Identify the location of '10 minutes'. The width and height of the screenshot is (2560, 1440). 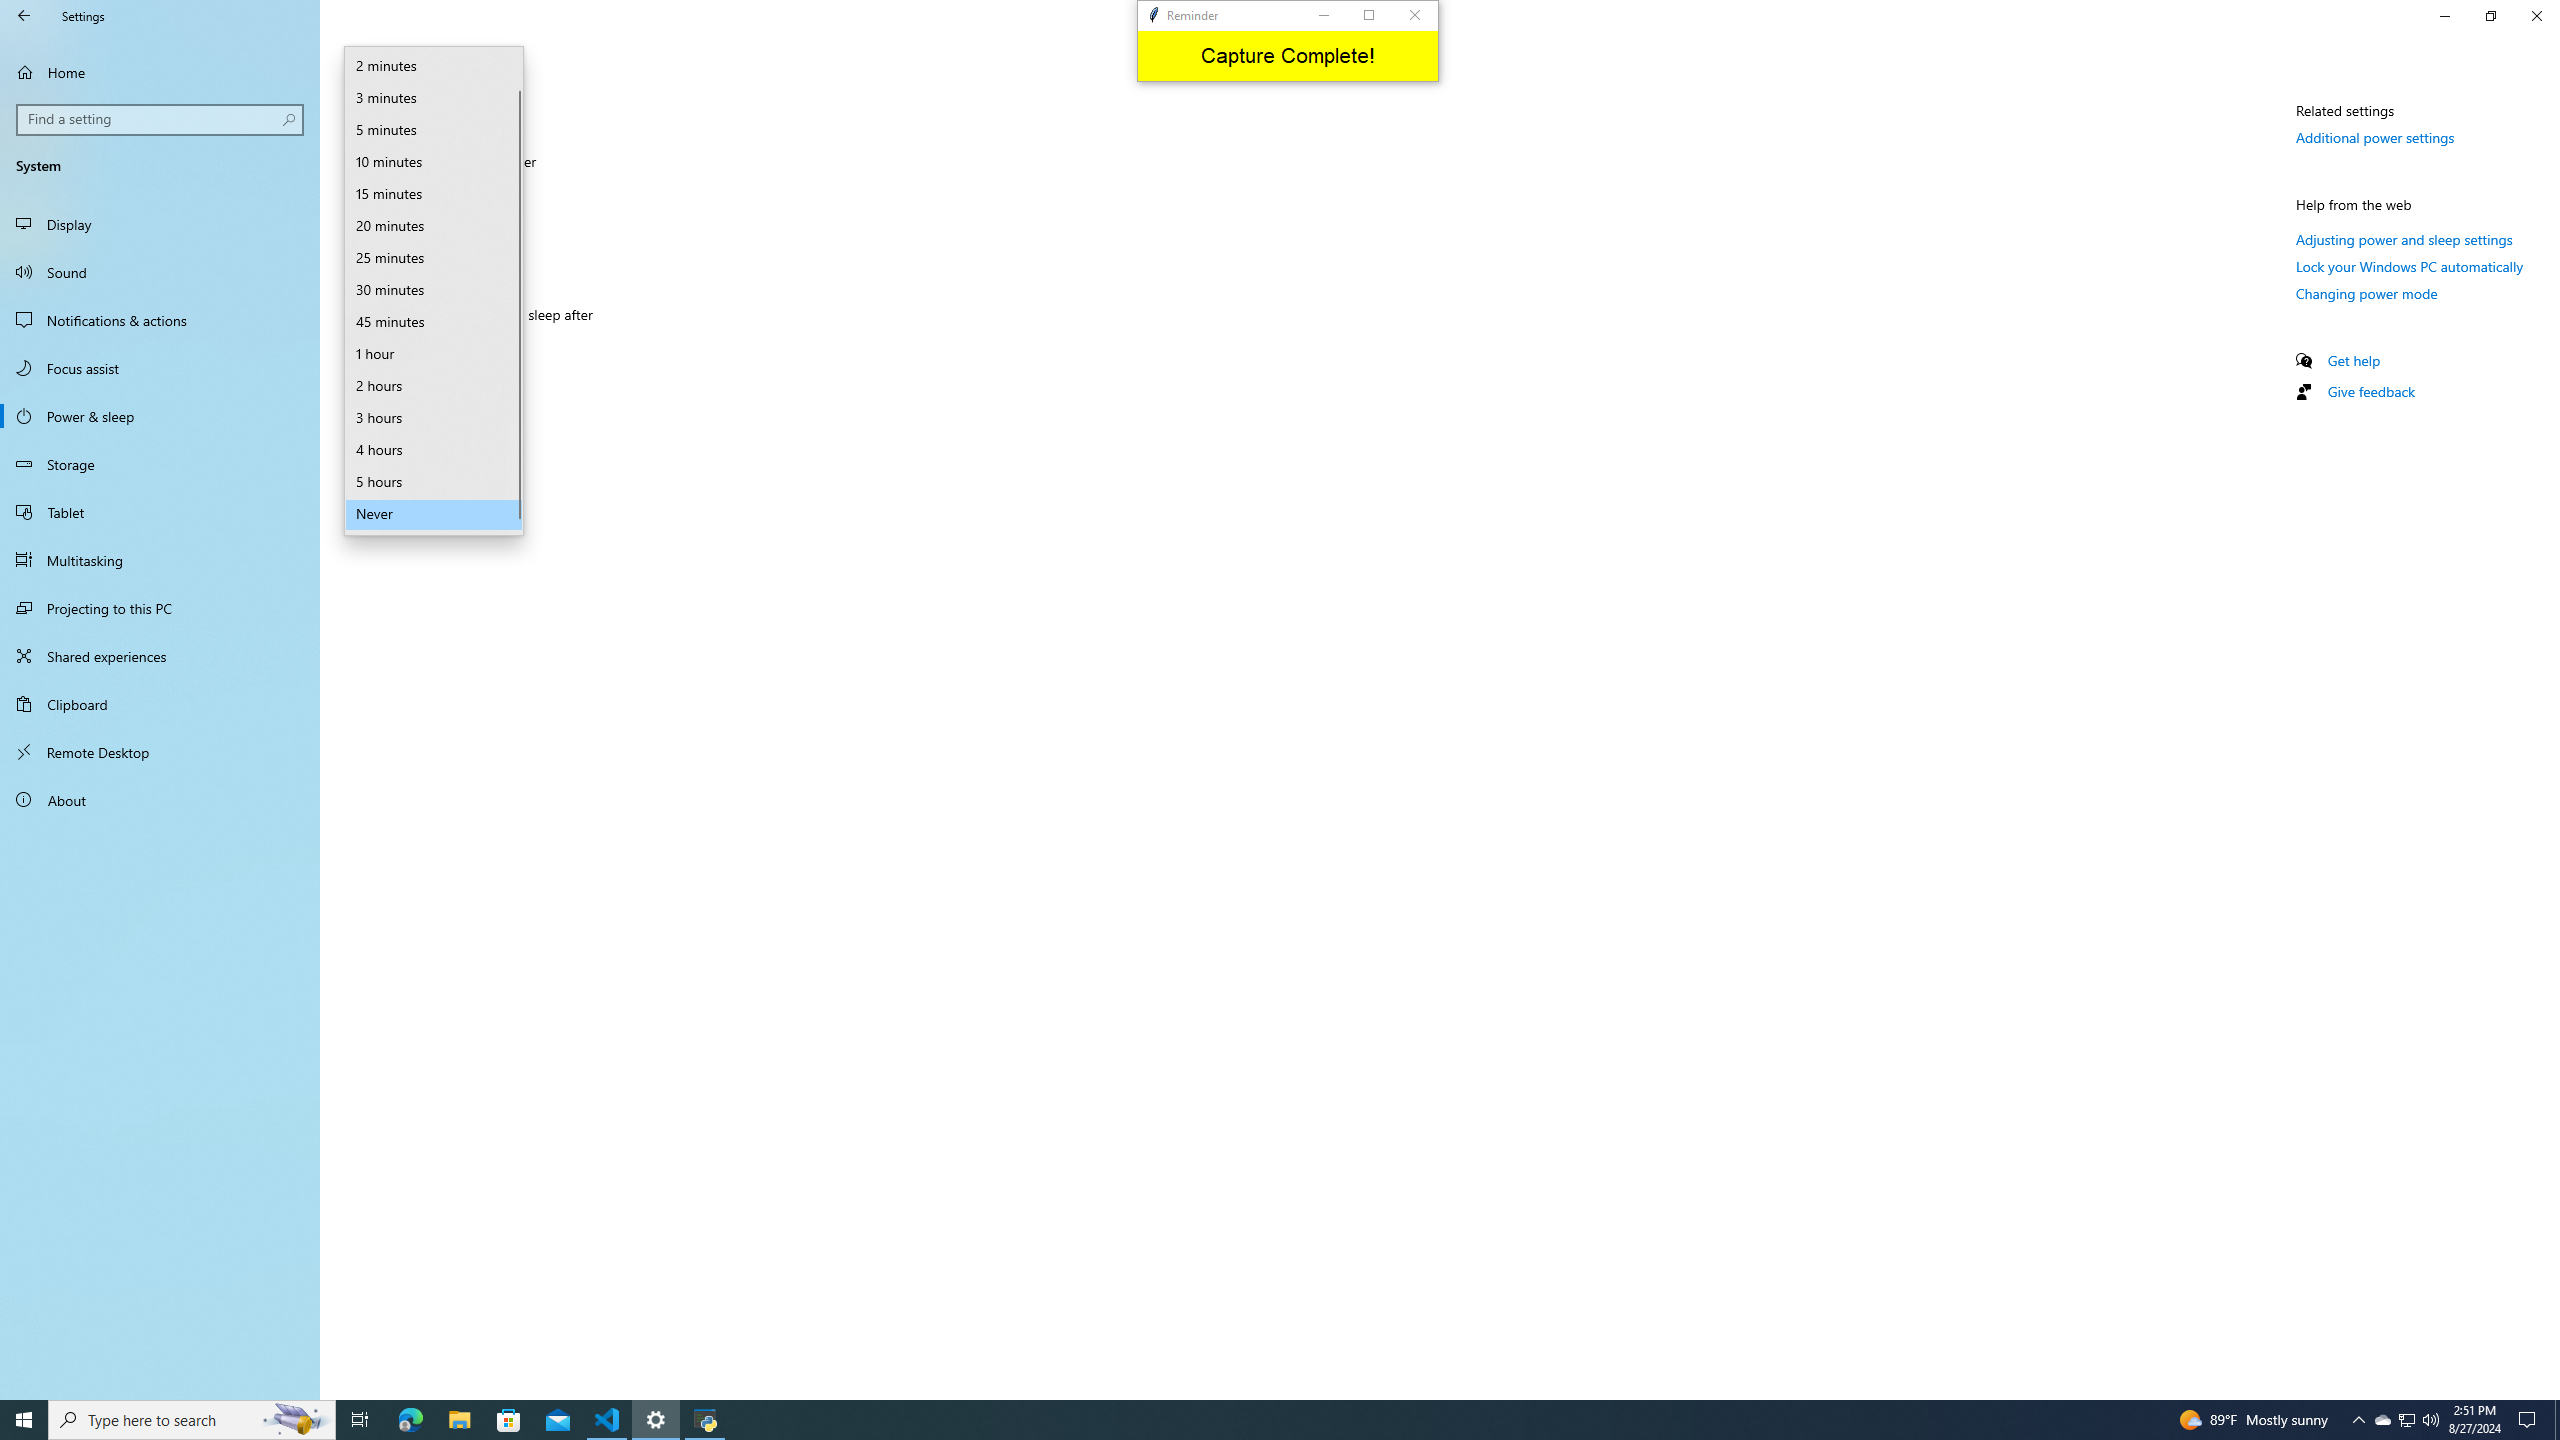
(432, 161).